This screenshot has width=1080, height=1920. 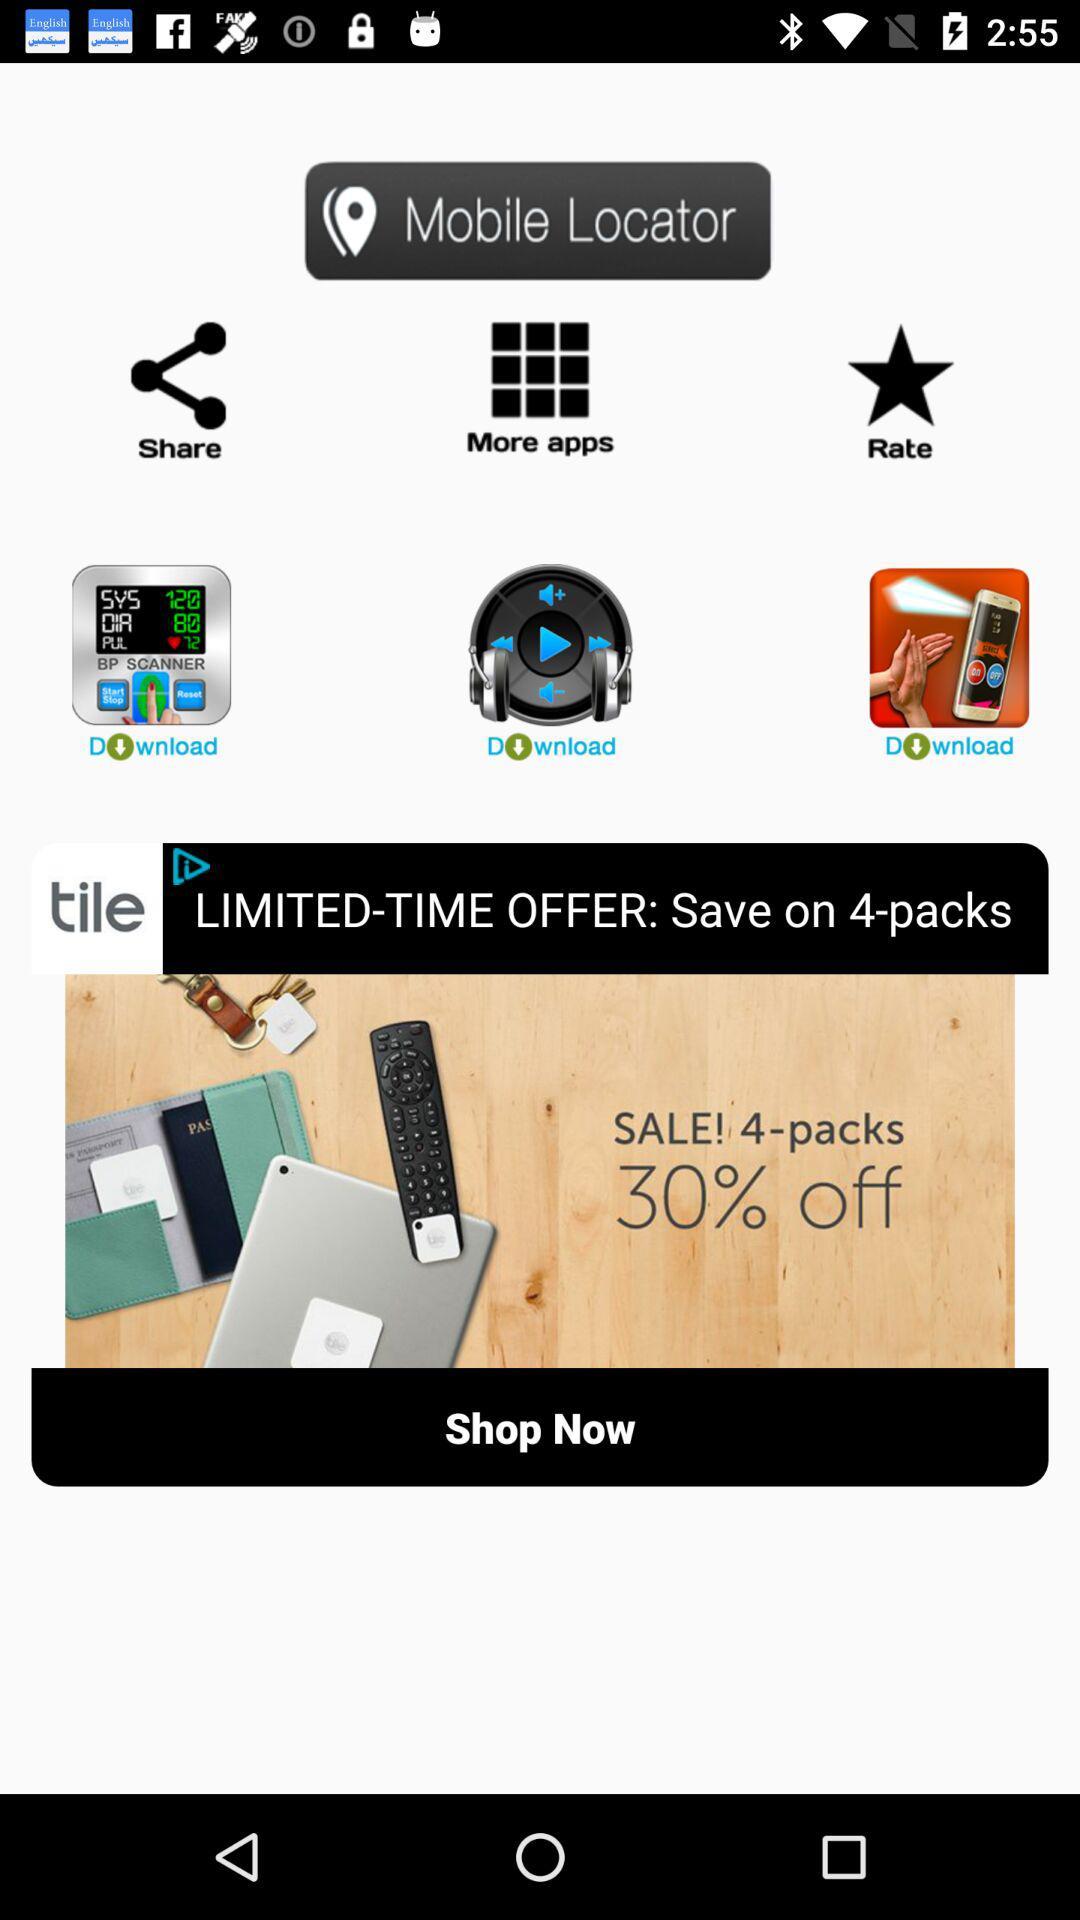 What do you see at coordinates (540, 653) in the screenshot?
I see `download` at bounding box center [540, 653].